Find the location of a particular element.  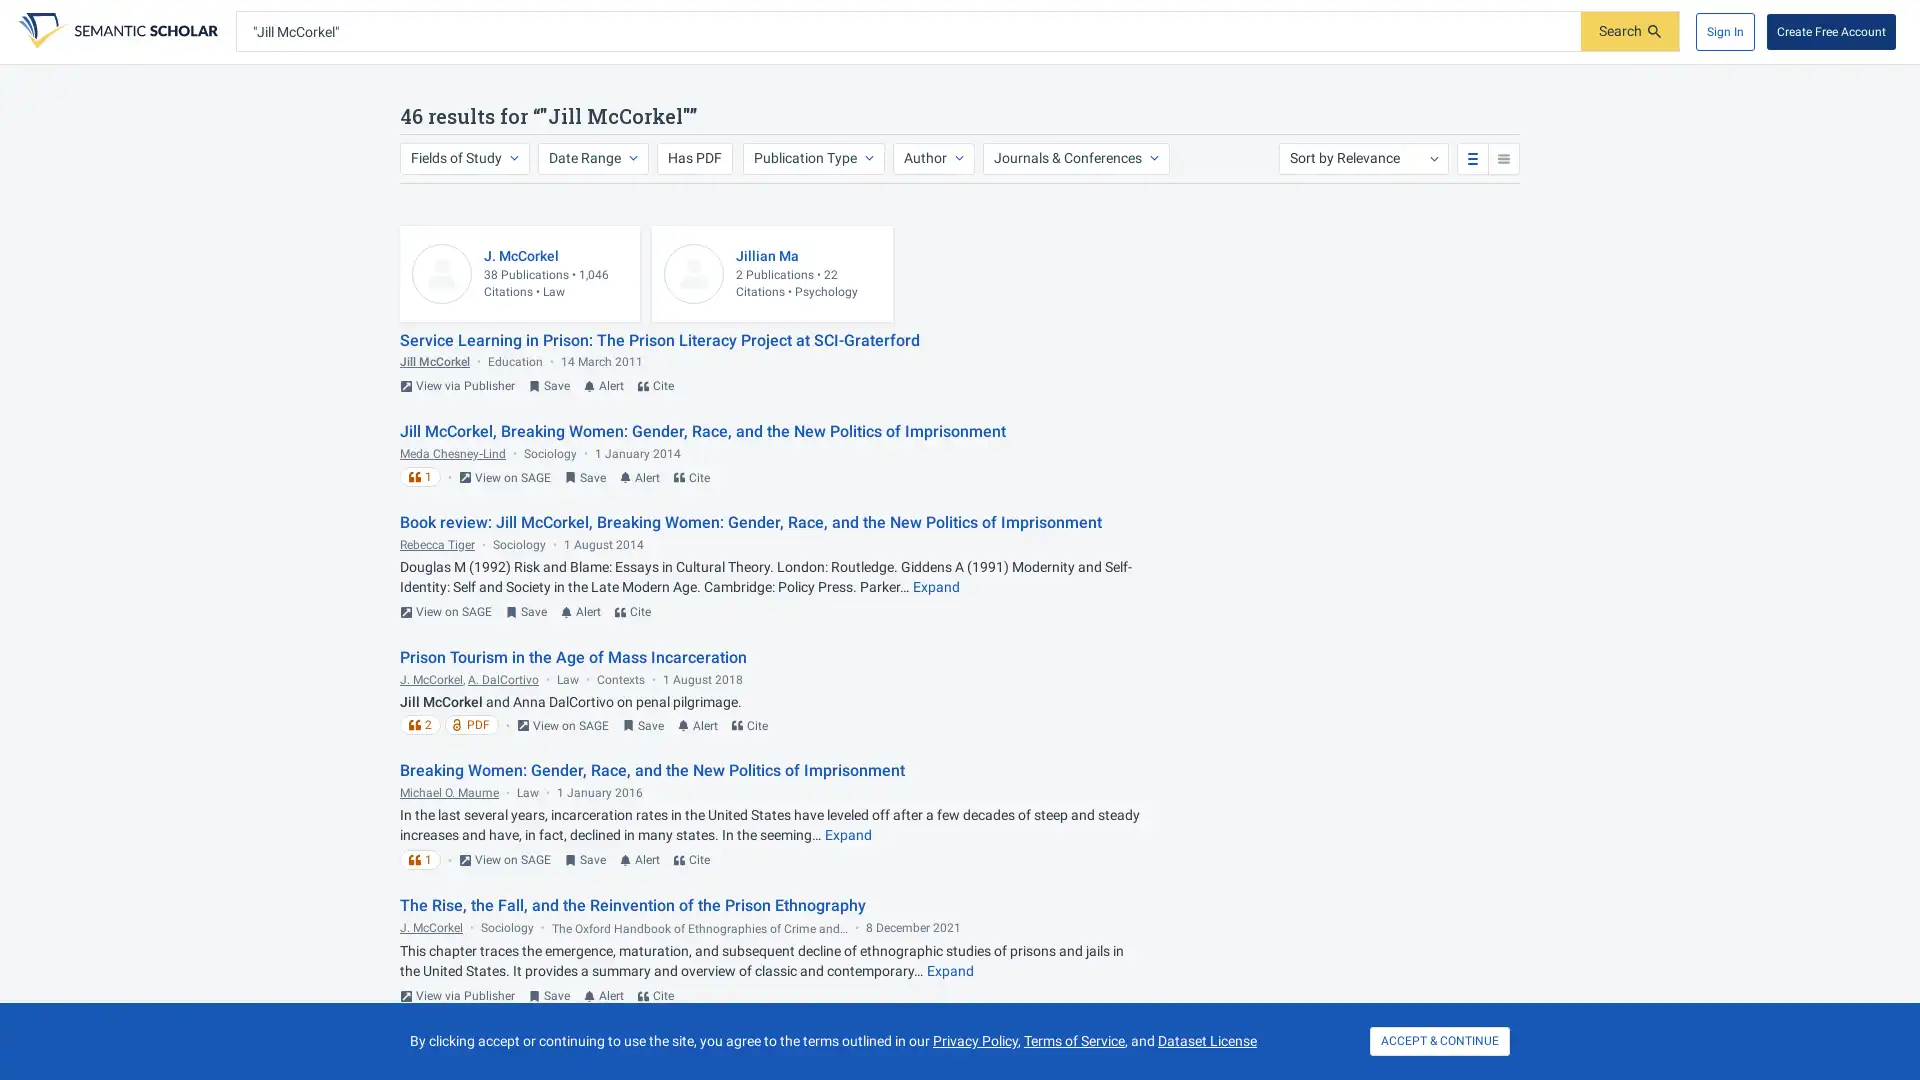

Has PDF is located at coordinates (694, 157).